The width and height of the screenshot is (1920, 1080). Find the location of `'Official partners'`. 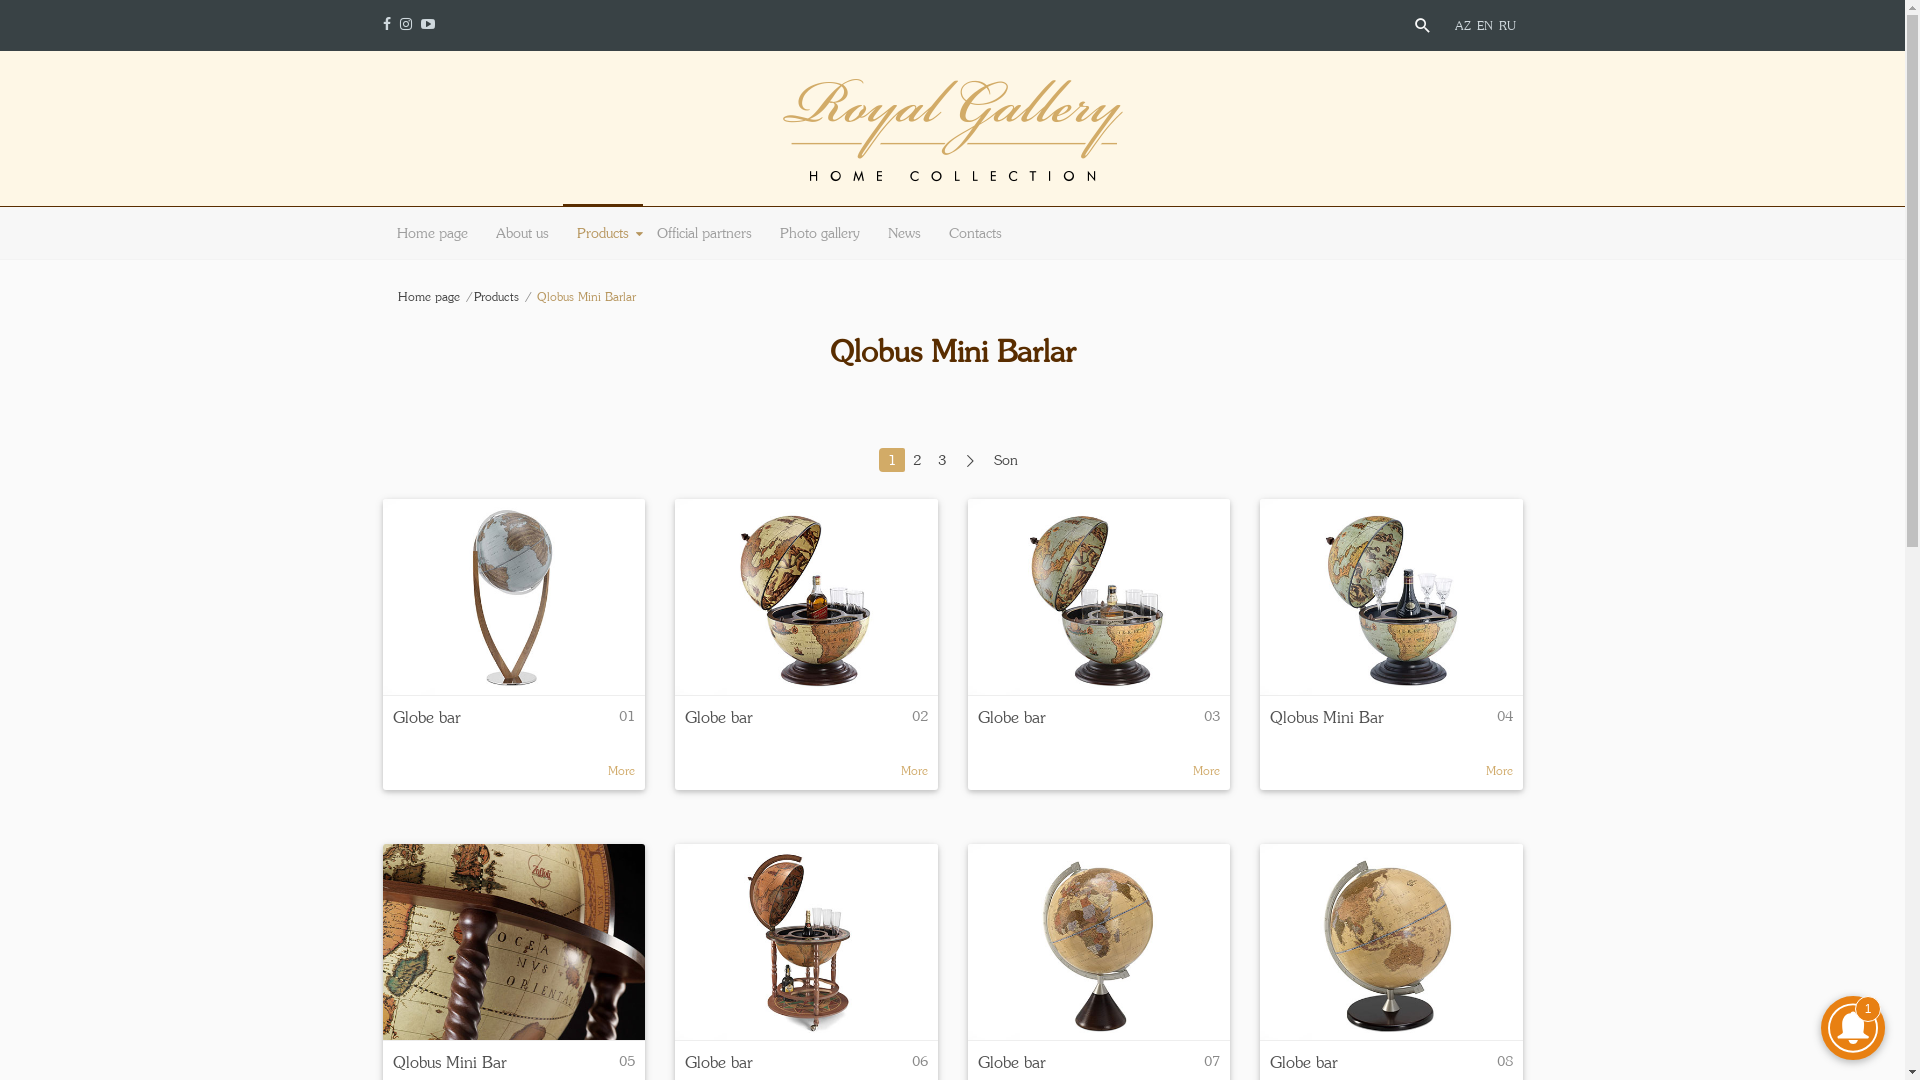

'Official partners' is located at coordinates (703, 231).